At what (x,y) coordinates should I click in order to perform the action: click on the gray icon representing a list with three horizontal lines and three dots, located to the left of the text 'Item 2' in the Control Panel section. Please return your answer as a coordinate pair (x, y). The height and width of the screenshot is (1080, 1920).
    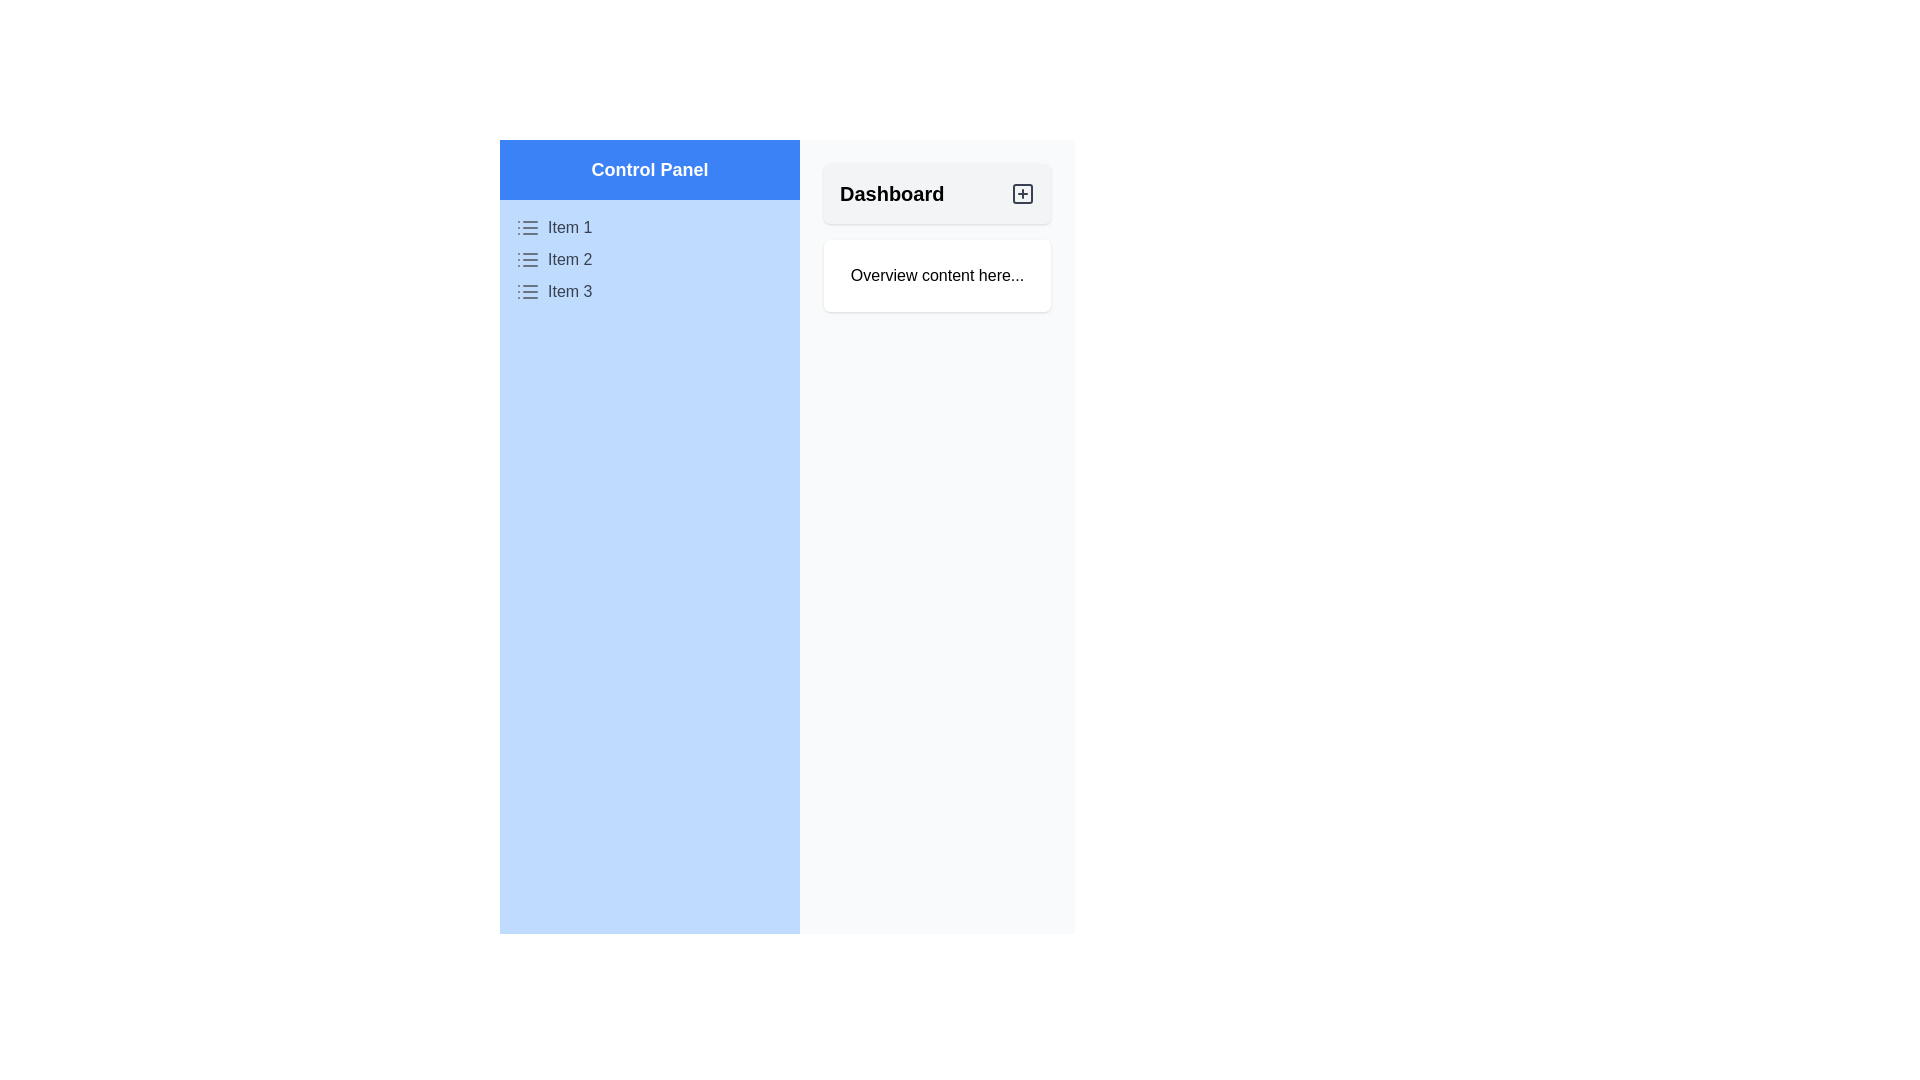
    Looking at the image, I should click on (528, 258).